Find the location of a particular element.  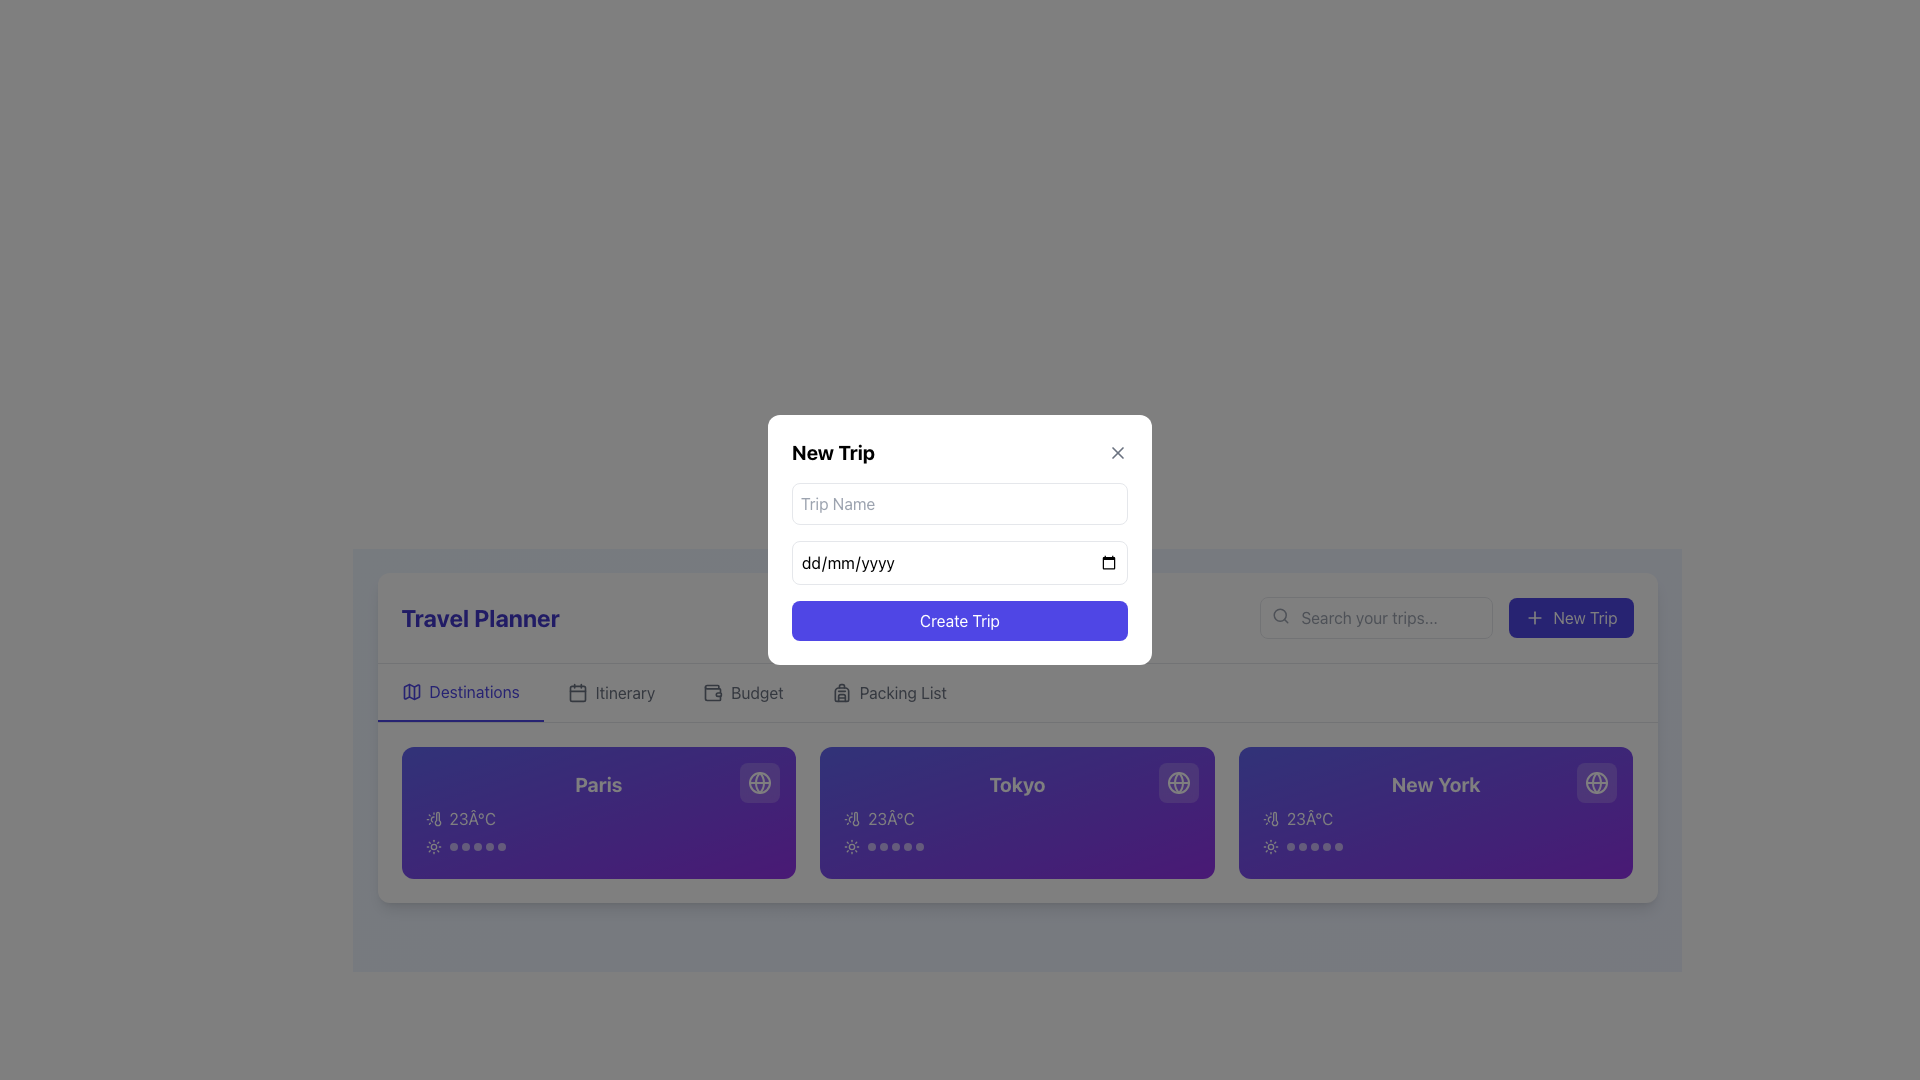

the close button represented as an 'X' icon in a square is located at coordinates (1117, 452).